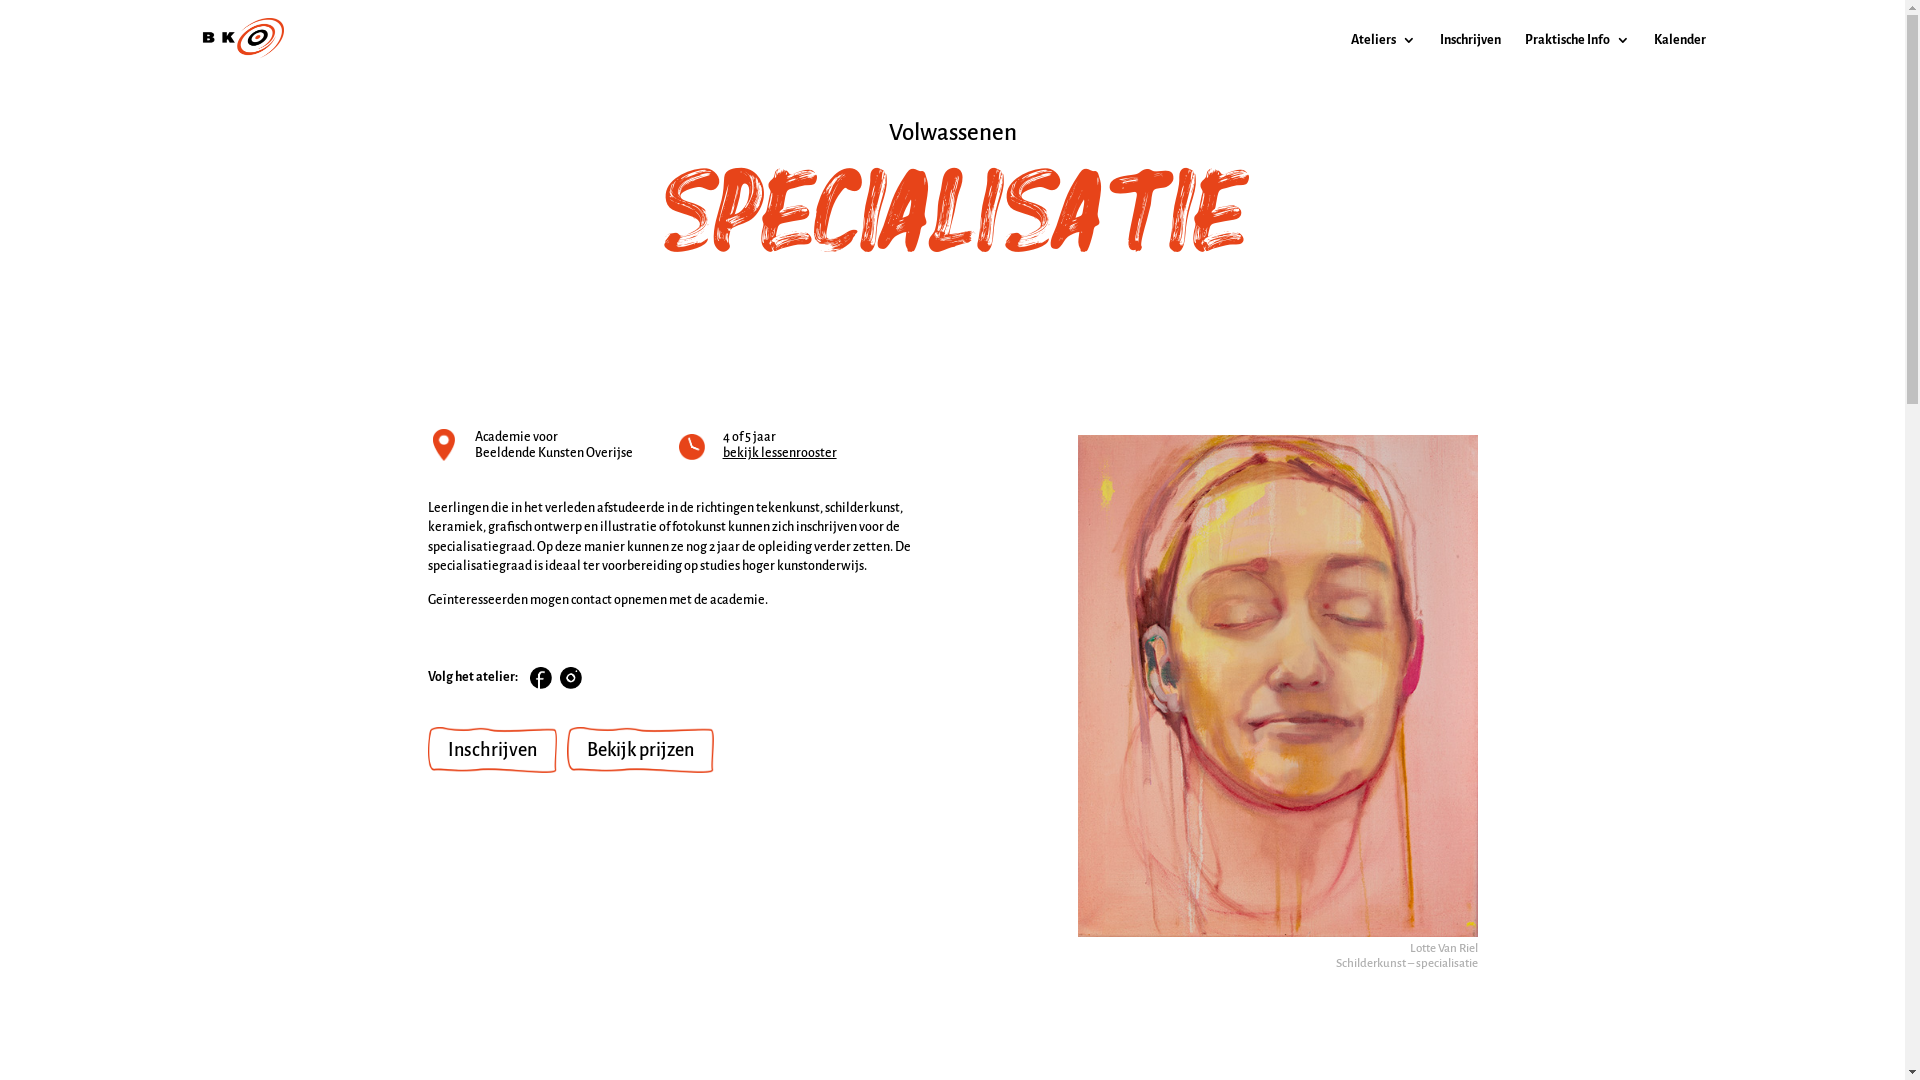  What do you see at coordinates (1680, 55) in the screenshot?
I see `'Kalender'` at bounding box center [1680, 55].